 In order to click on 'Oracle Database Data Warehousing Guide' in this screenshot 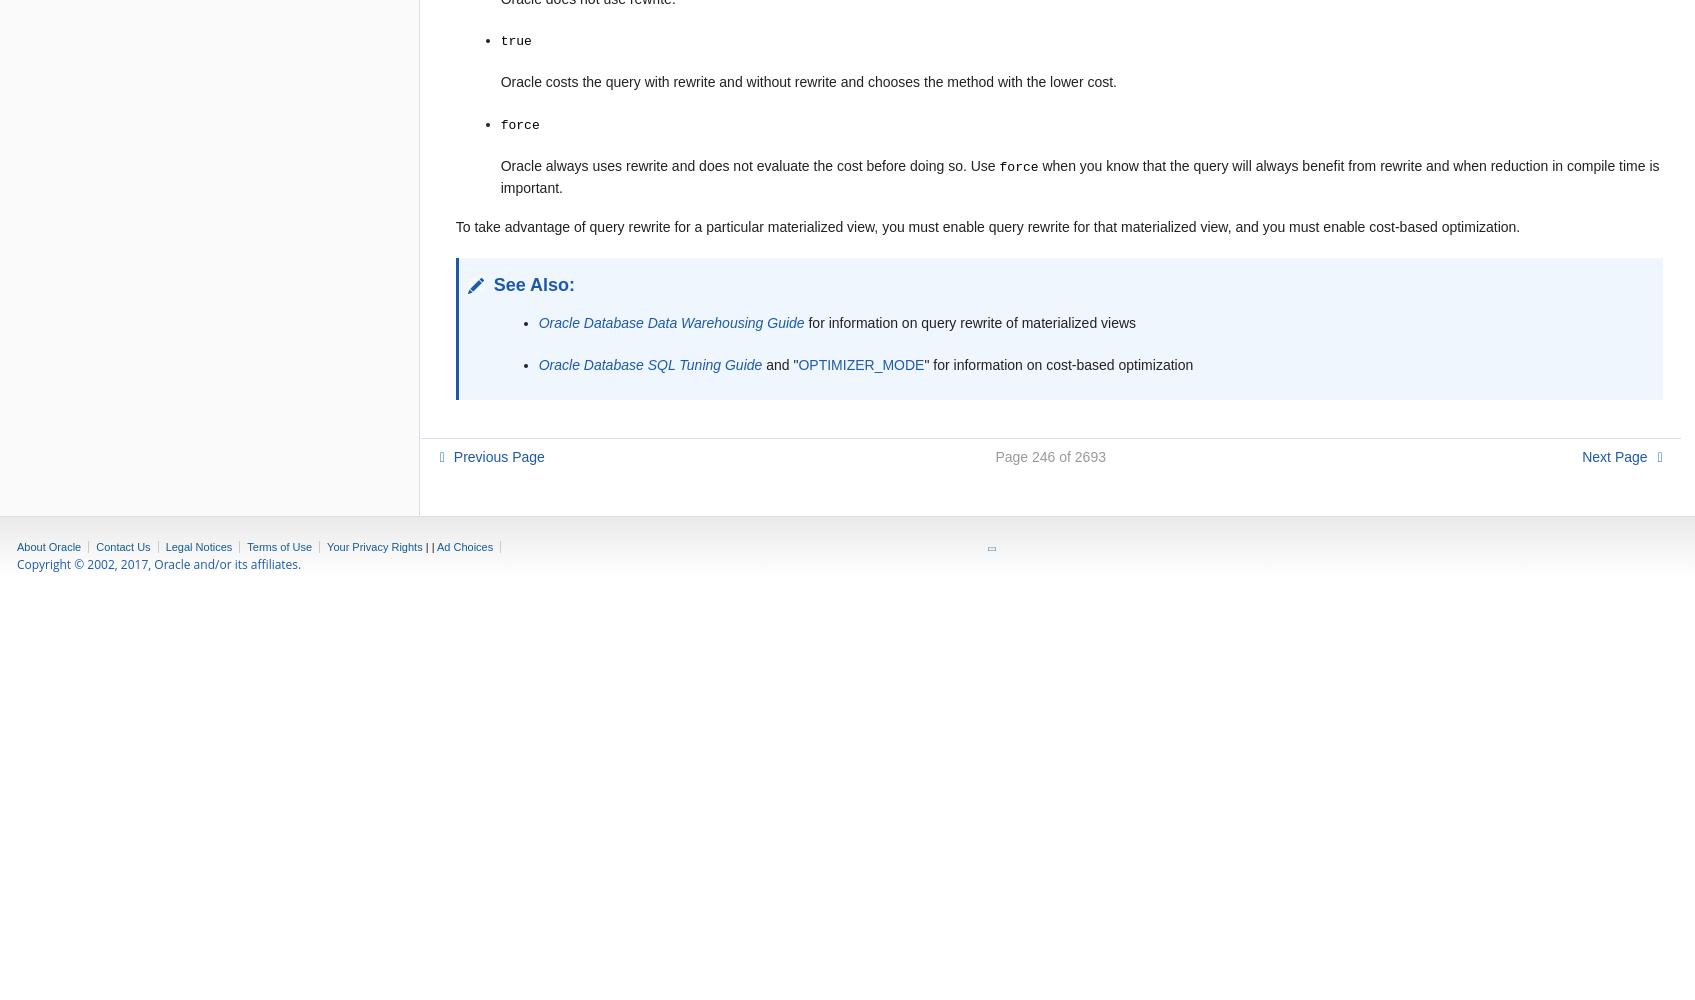, I will do `click(671, 322)`.